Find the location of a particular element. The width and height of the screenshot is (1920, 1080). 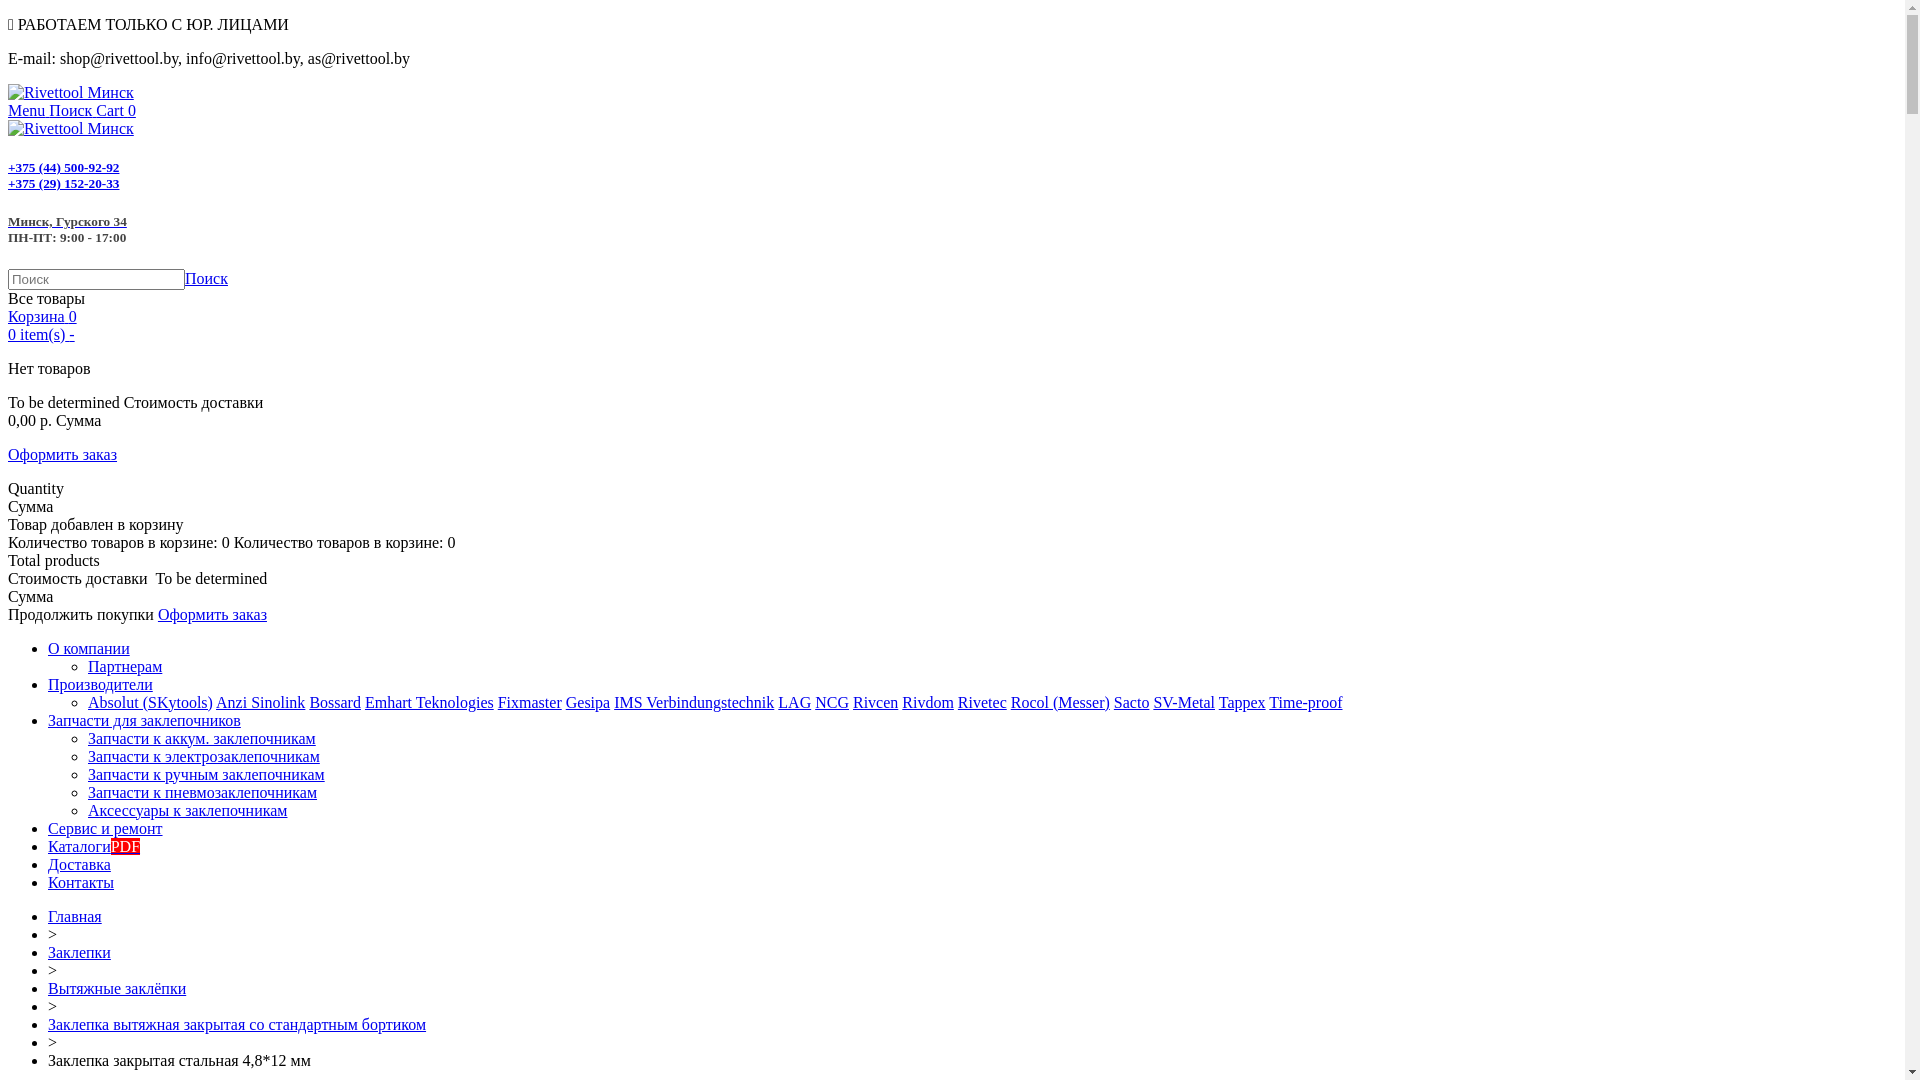

'Emhart Teknologies' is located at coordinates (428, 701).